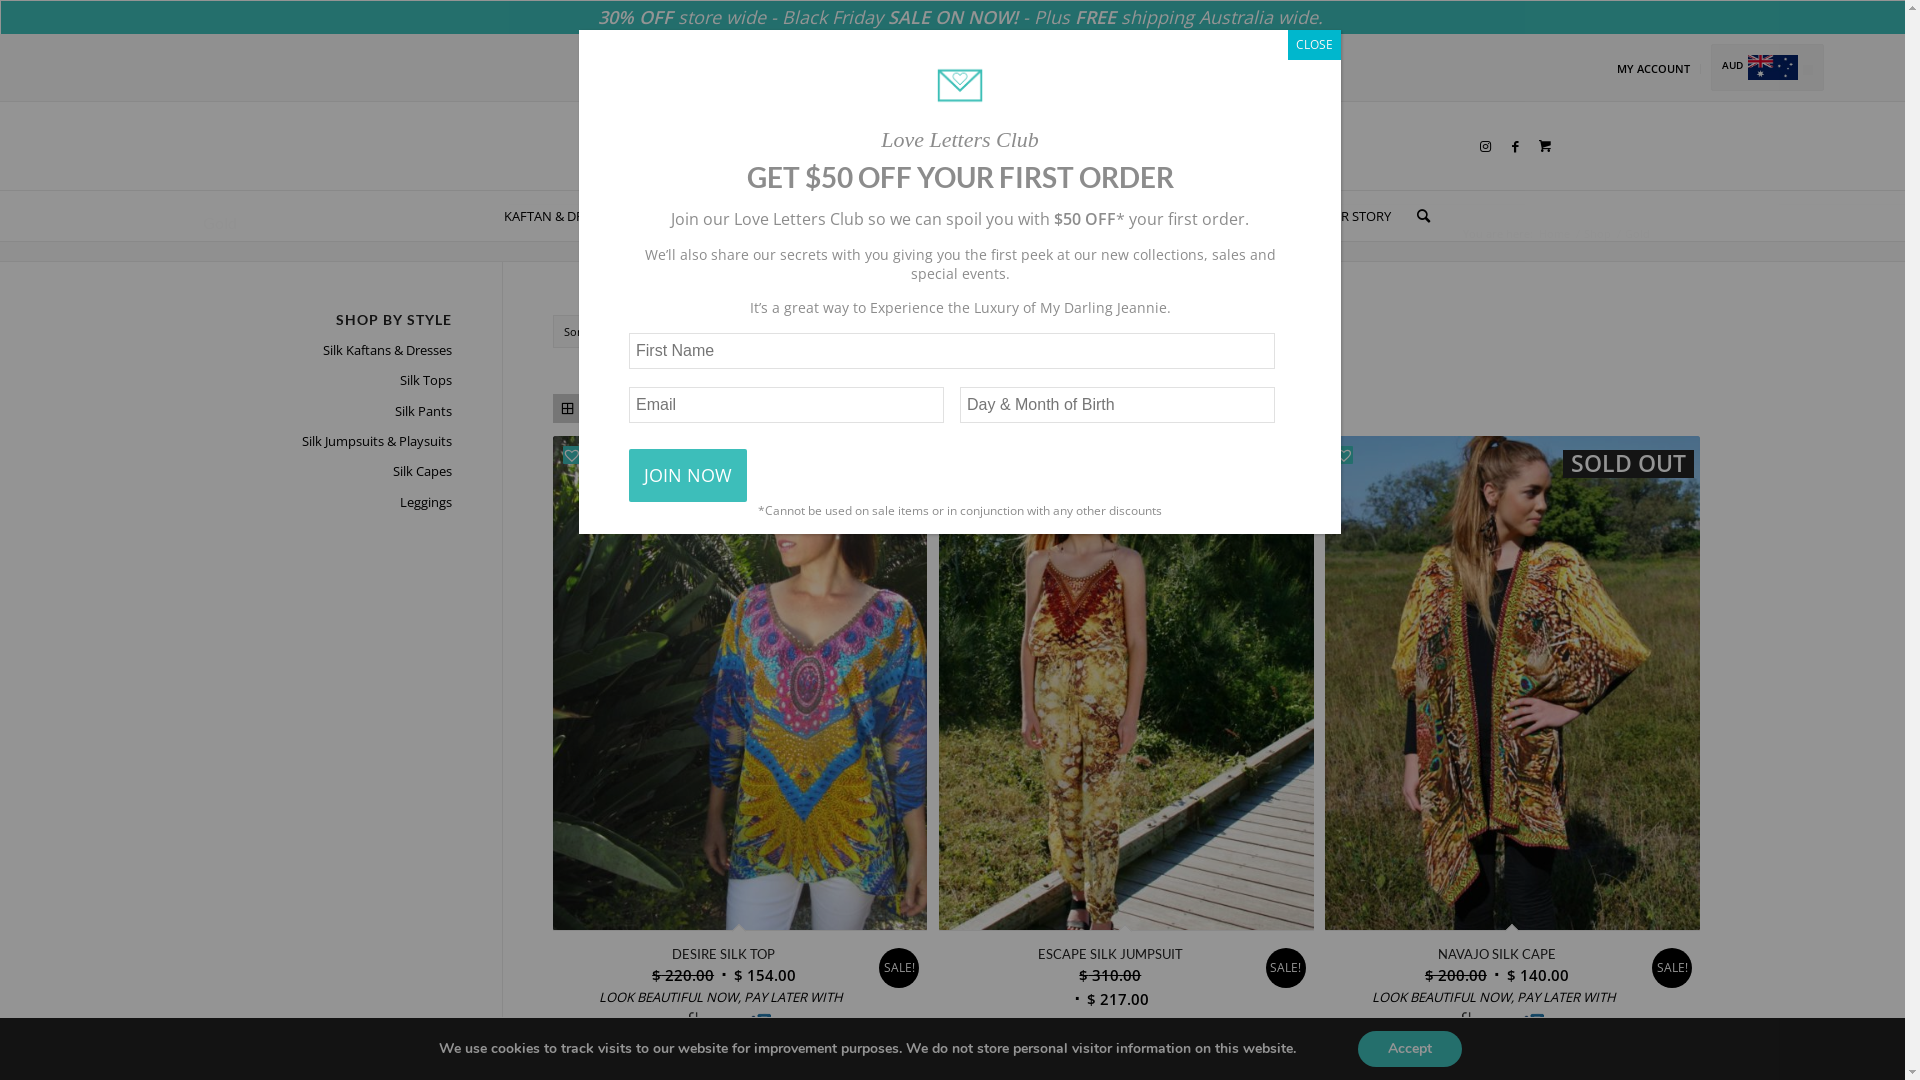 This screenshot has width=1920, height=1080. Describe the element at coordinates (1752, 66) in the screenshot. I see `'AUD'` at that location.